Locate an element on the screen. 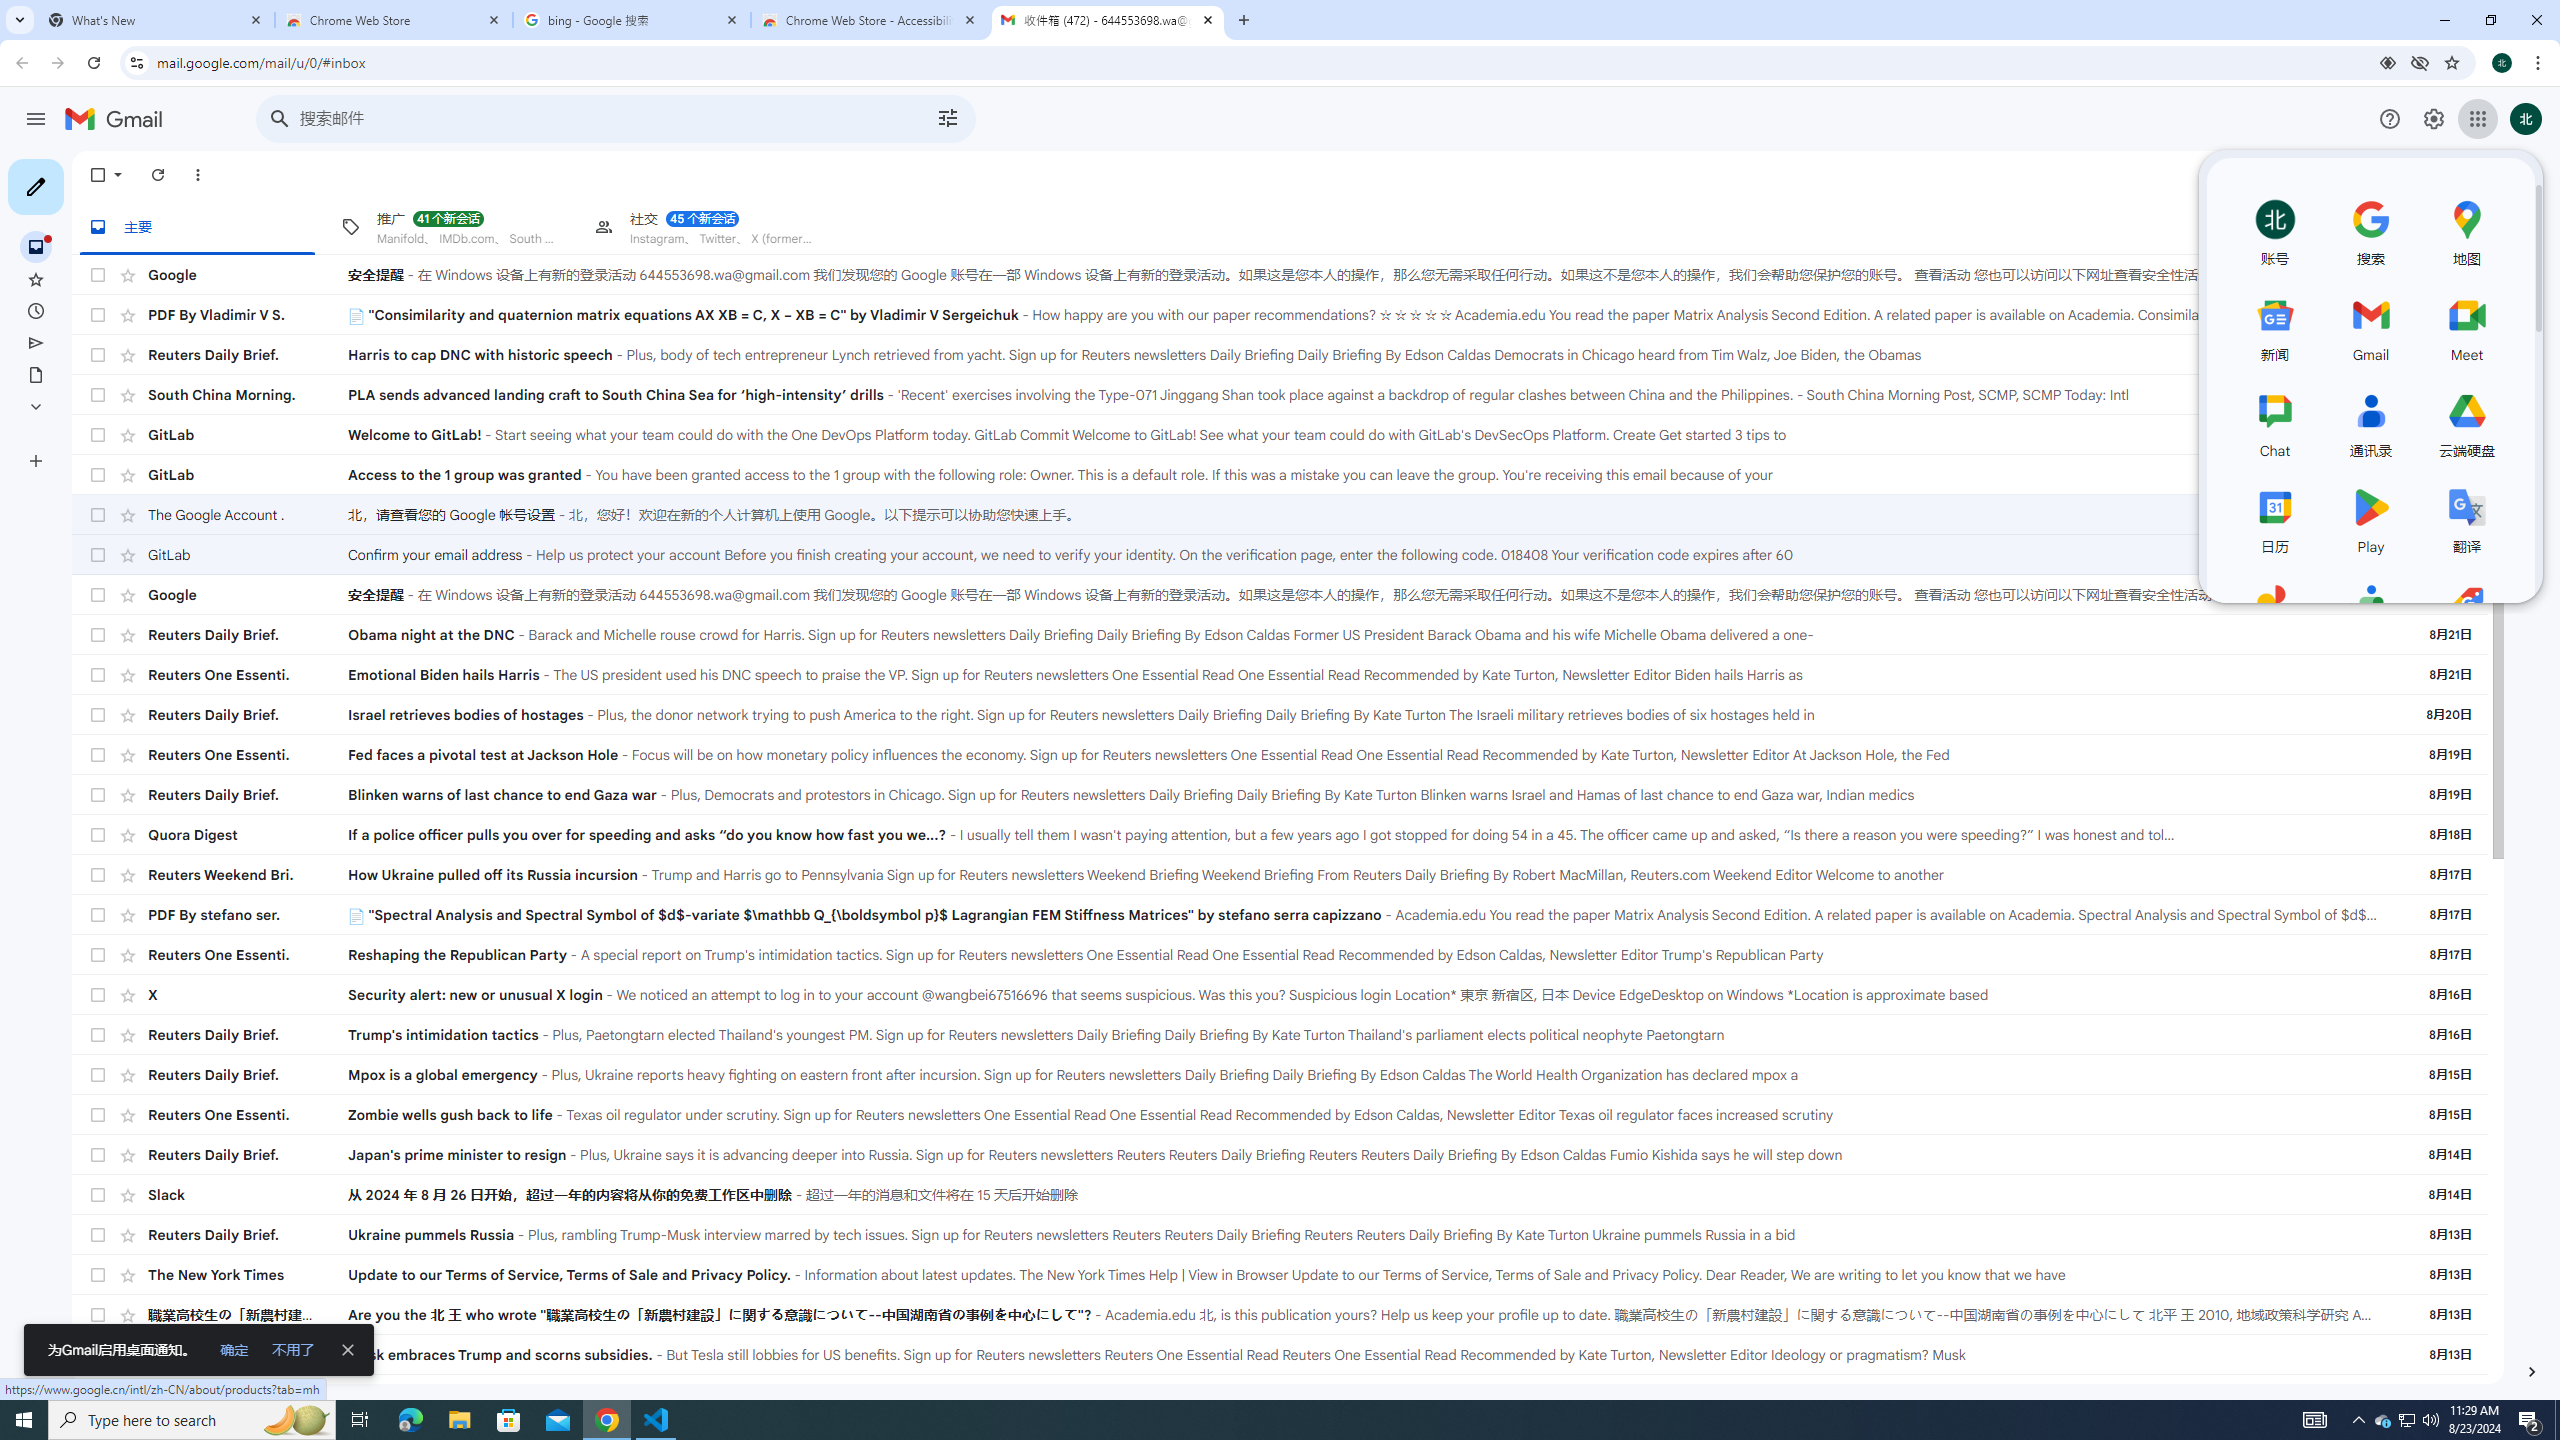  'Search tabs' is located at coordinates (19, 19).